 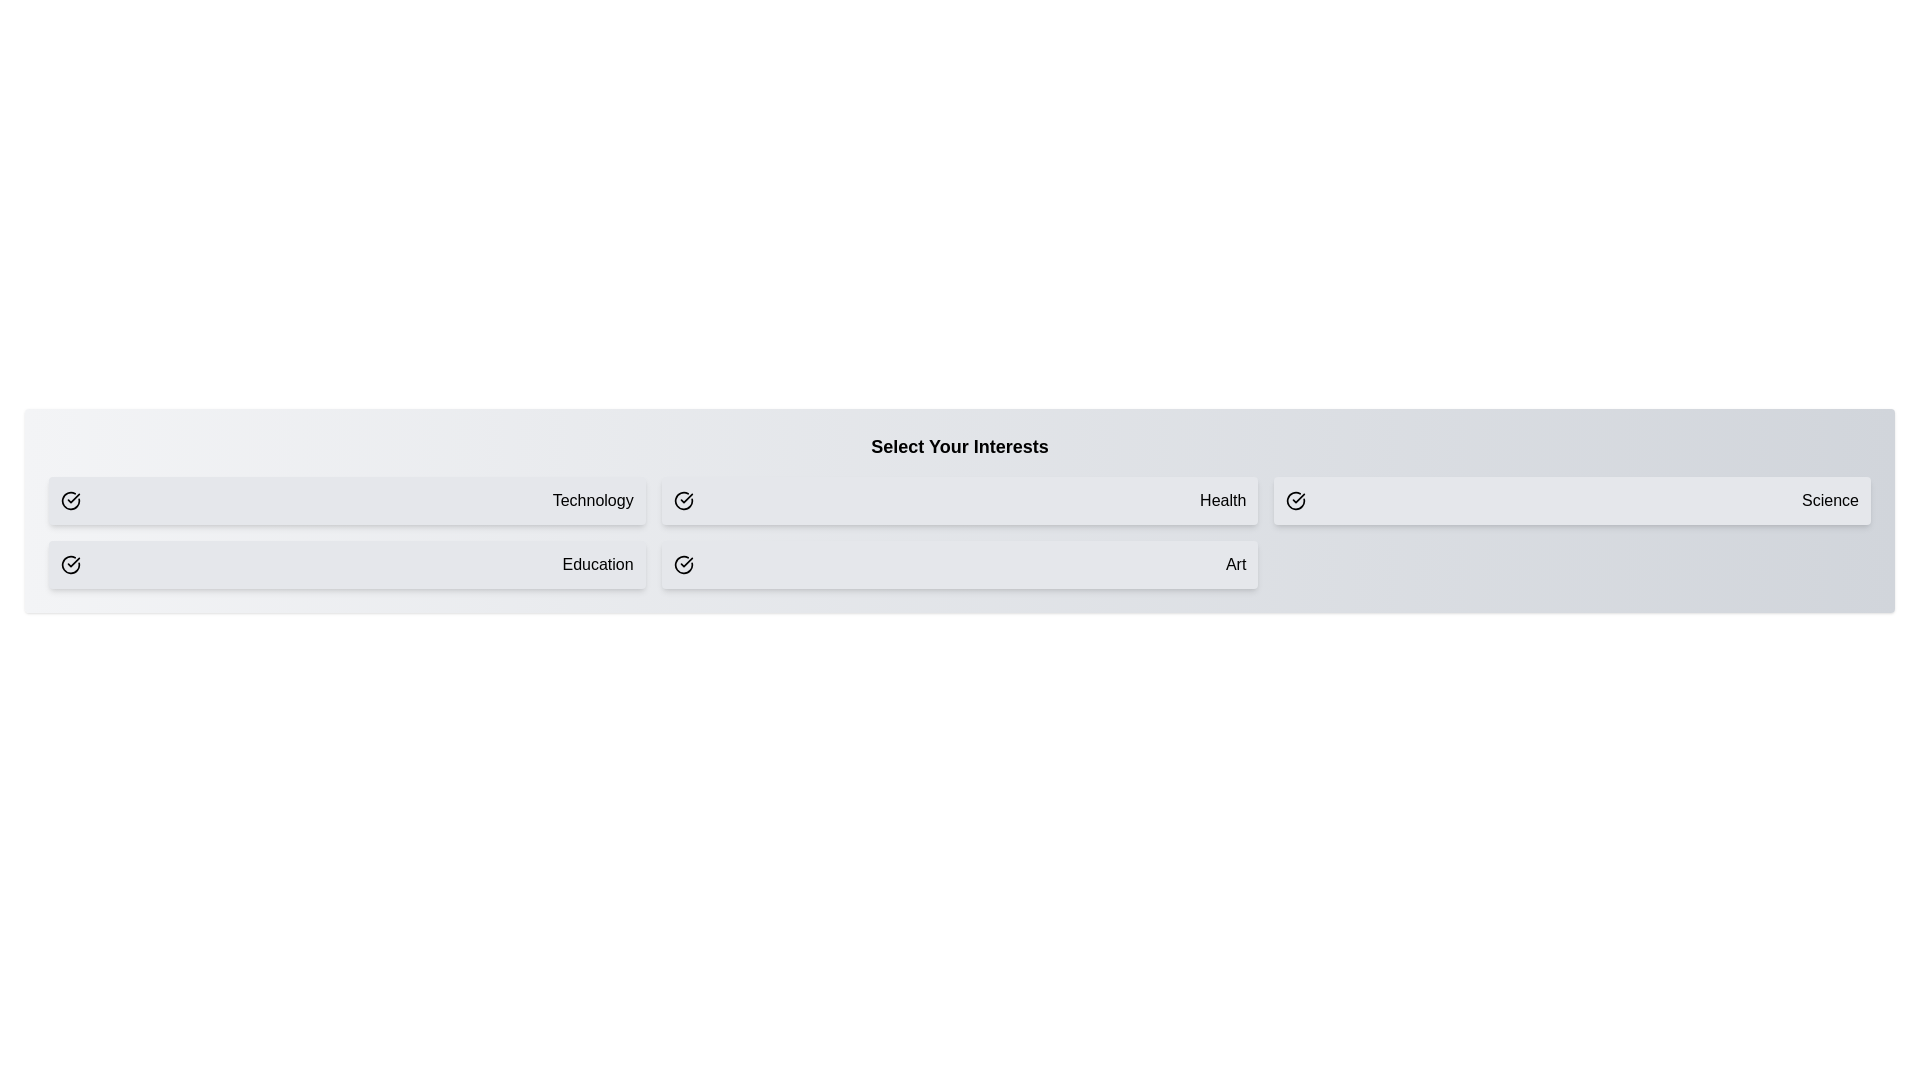 I want to click on the button corresponding to the interest Health to toggle its selection, so click(x=960, y=500).